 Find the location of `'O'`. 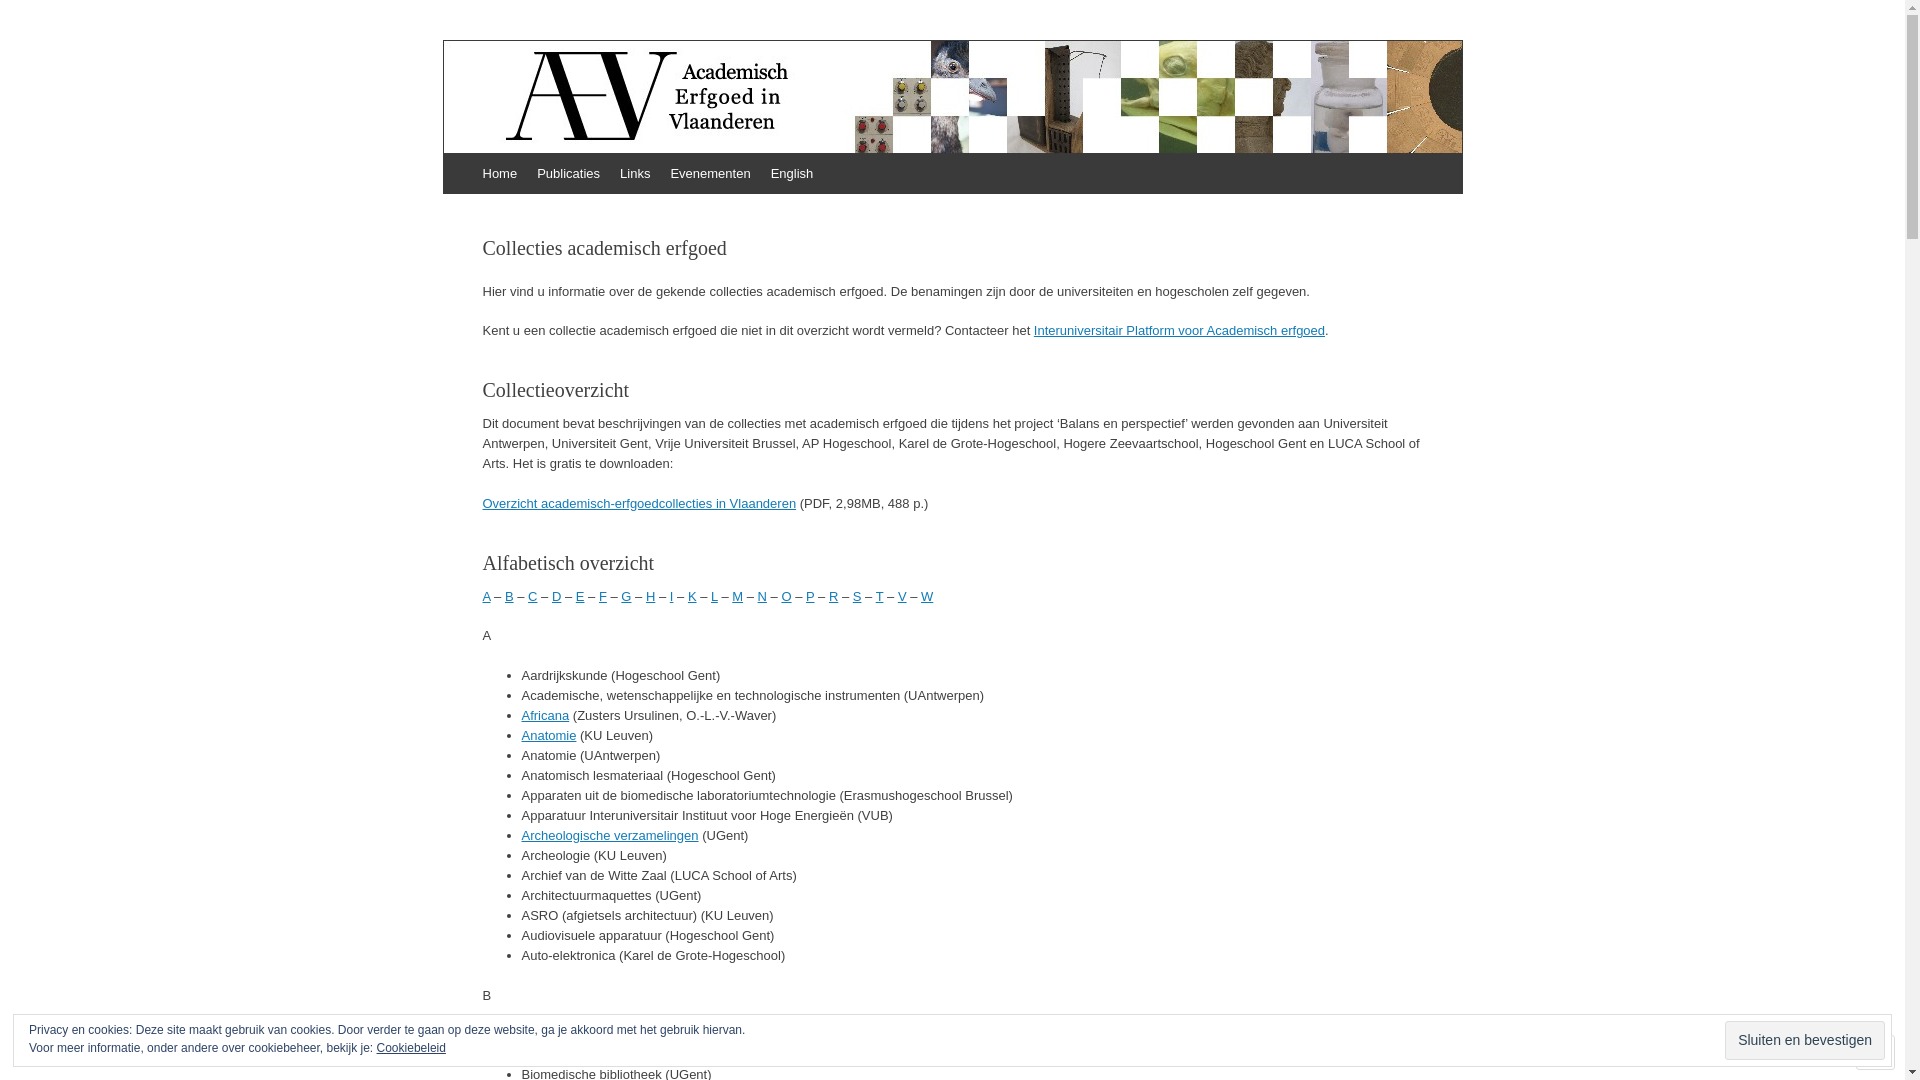

'O' is located at coordinates (785, 594).